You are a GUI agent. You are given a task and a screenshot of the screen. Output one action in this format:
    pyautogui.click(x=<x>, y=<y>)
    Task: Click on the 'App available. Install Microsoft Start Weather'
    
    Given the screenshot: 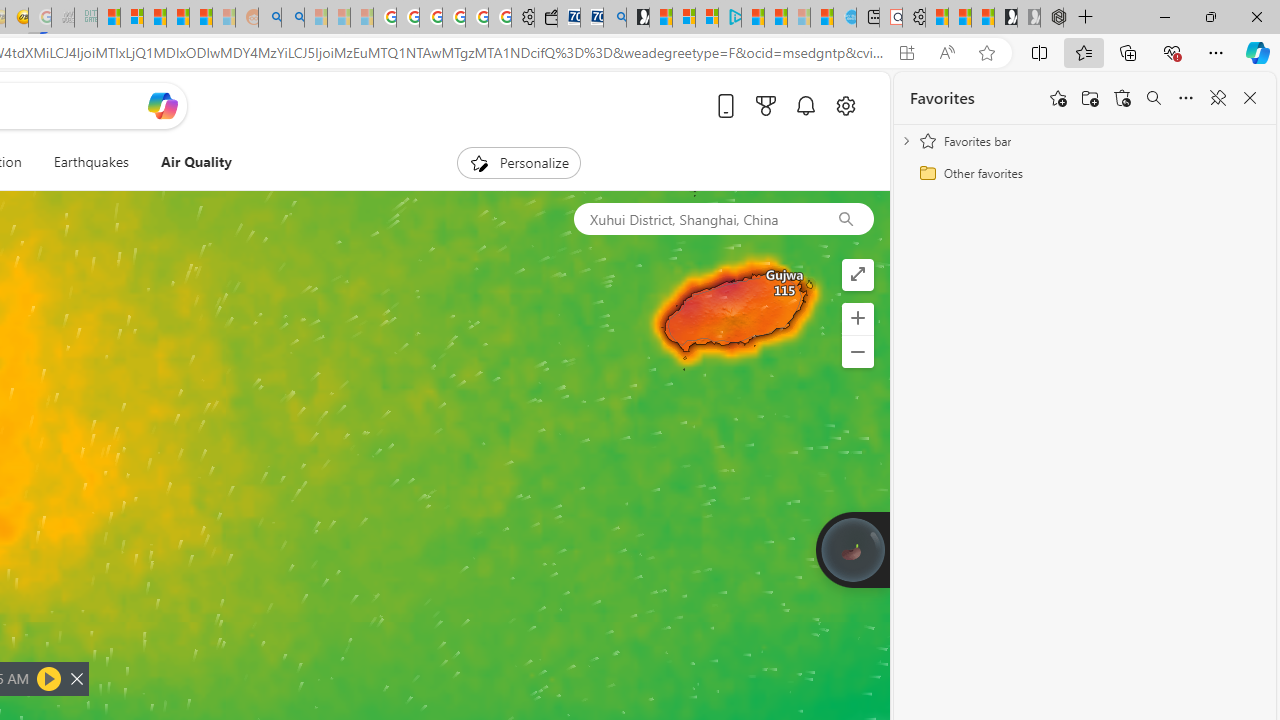 What is the action you would take?
    pyautogui.click(x=905, y=52)
    